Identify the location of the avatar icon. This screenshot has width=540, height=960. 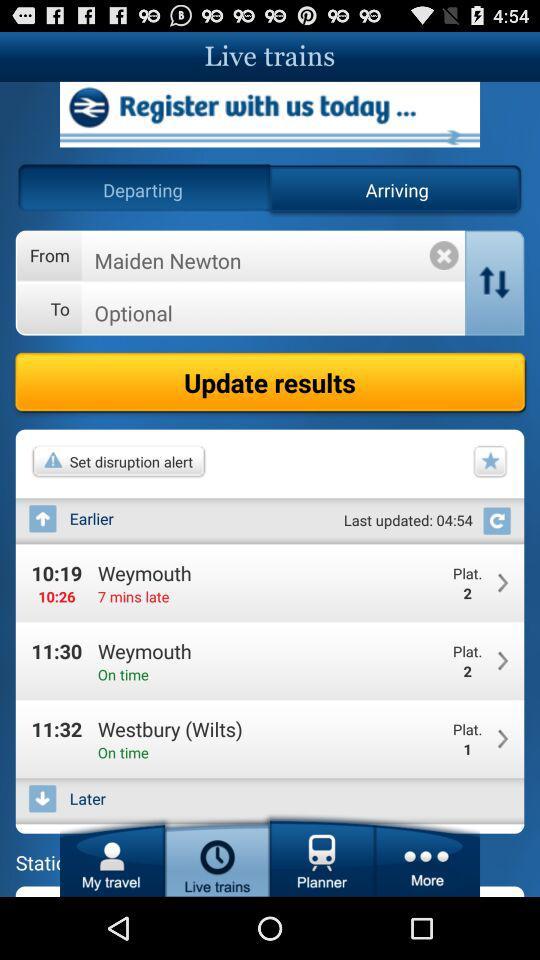
(112, 914).